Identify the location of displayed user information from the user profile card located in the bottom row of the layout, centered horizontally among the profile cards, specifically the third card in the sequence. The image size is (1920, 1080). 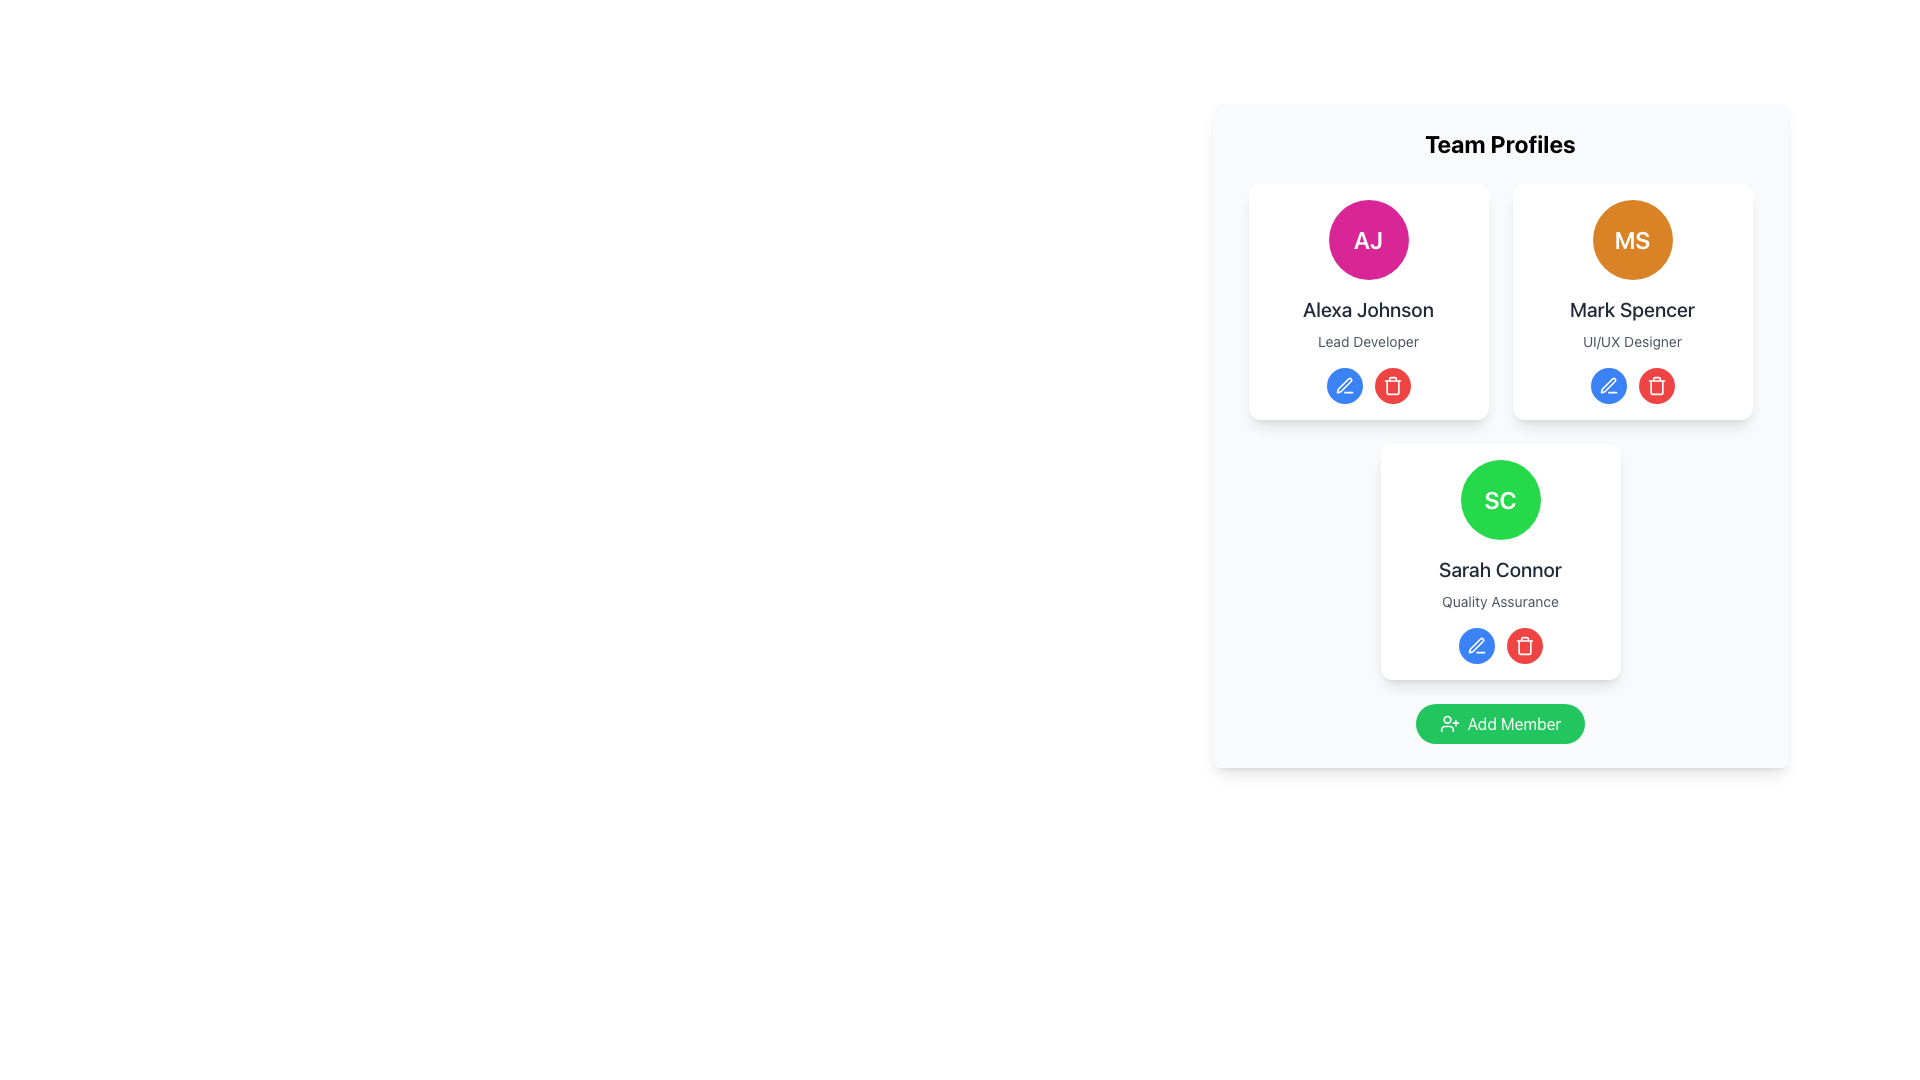
(1500, 562).